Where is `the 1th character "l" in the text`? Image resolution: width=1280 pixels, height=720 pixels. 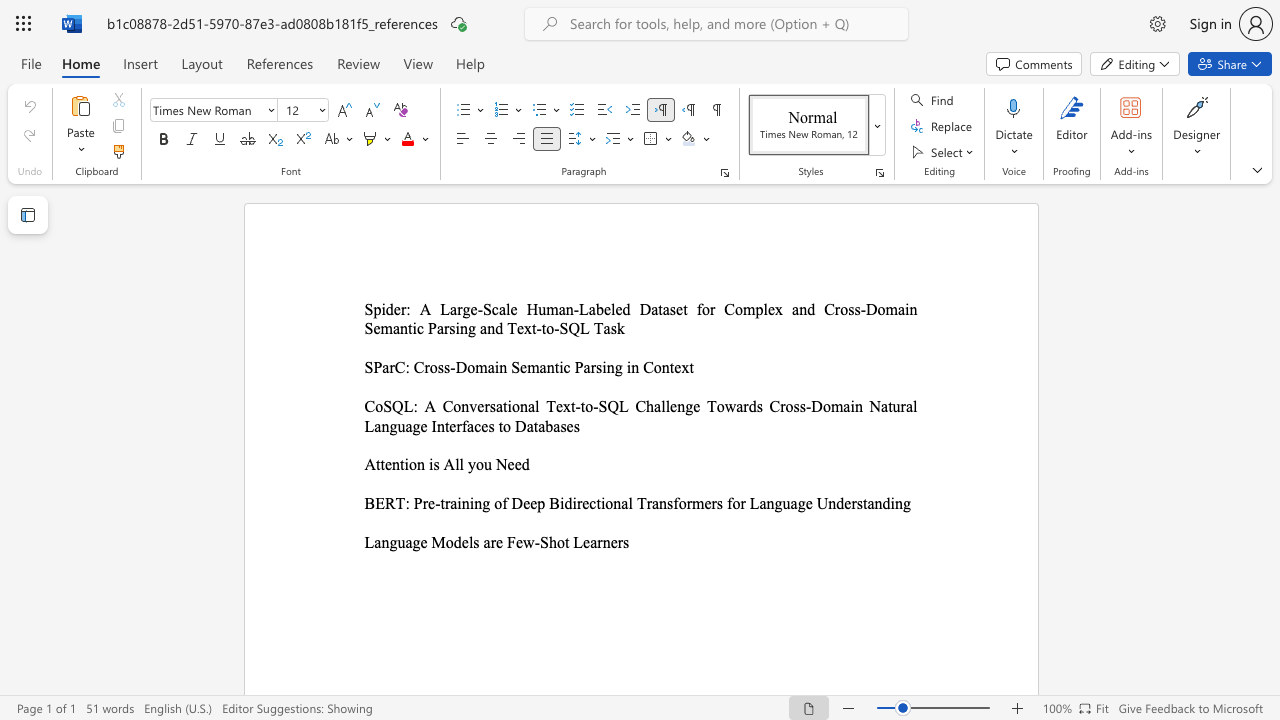
the 1th character "l" in the text is located at coordinates (537, 405).